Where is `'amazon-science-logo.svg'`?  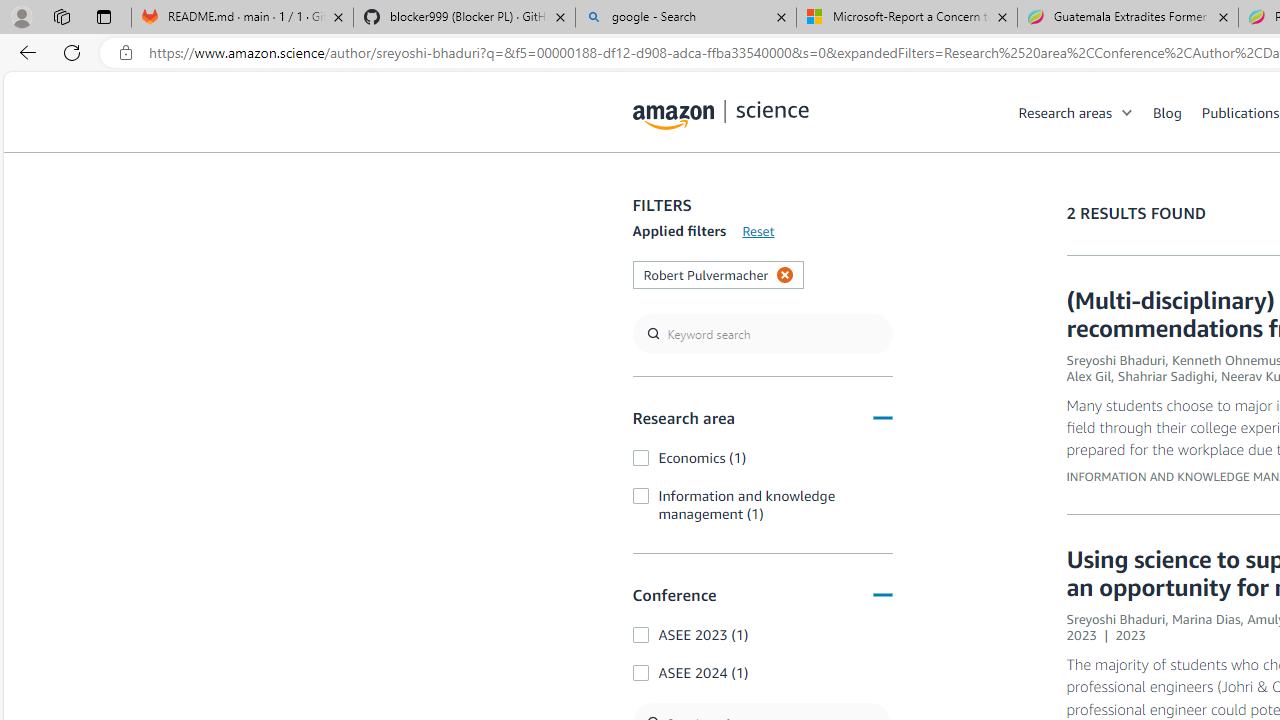
'amazon-science-logo.svg' is located at coordinates (720, 115).